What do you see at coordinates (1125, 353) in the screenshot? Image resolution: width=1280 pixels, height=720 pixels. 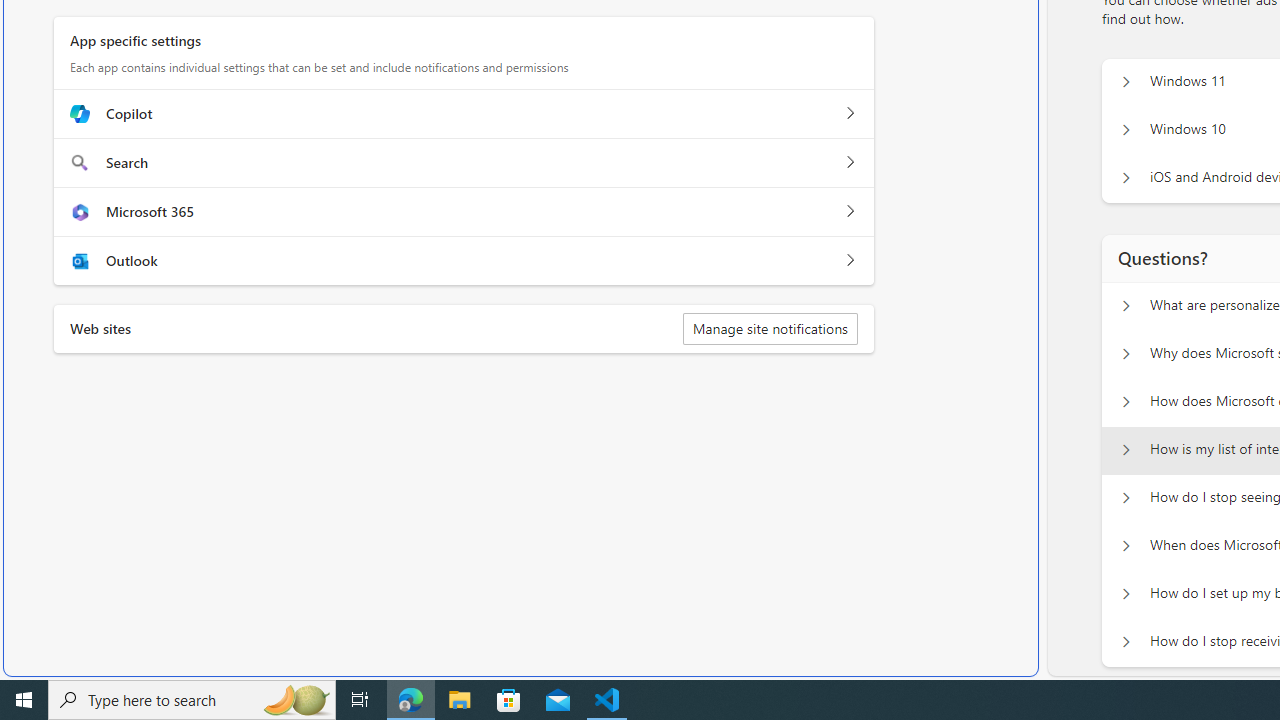 I see `'Questions? Why does Microsoft show personalized ads?'` at bounding box center [1125, 353].